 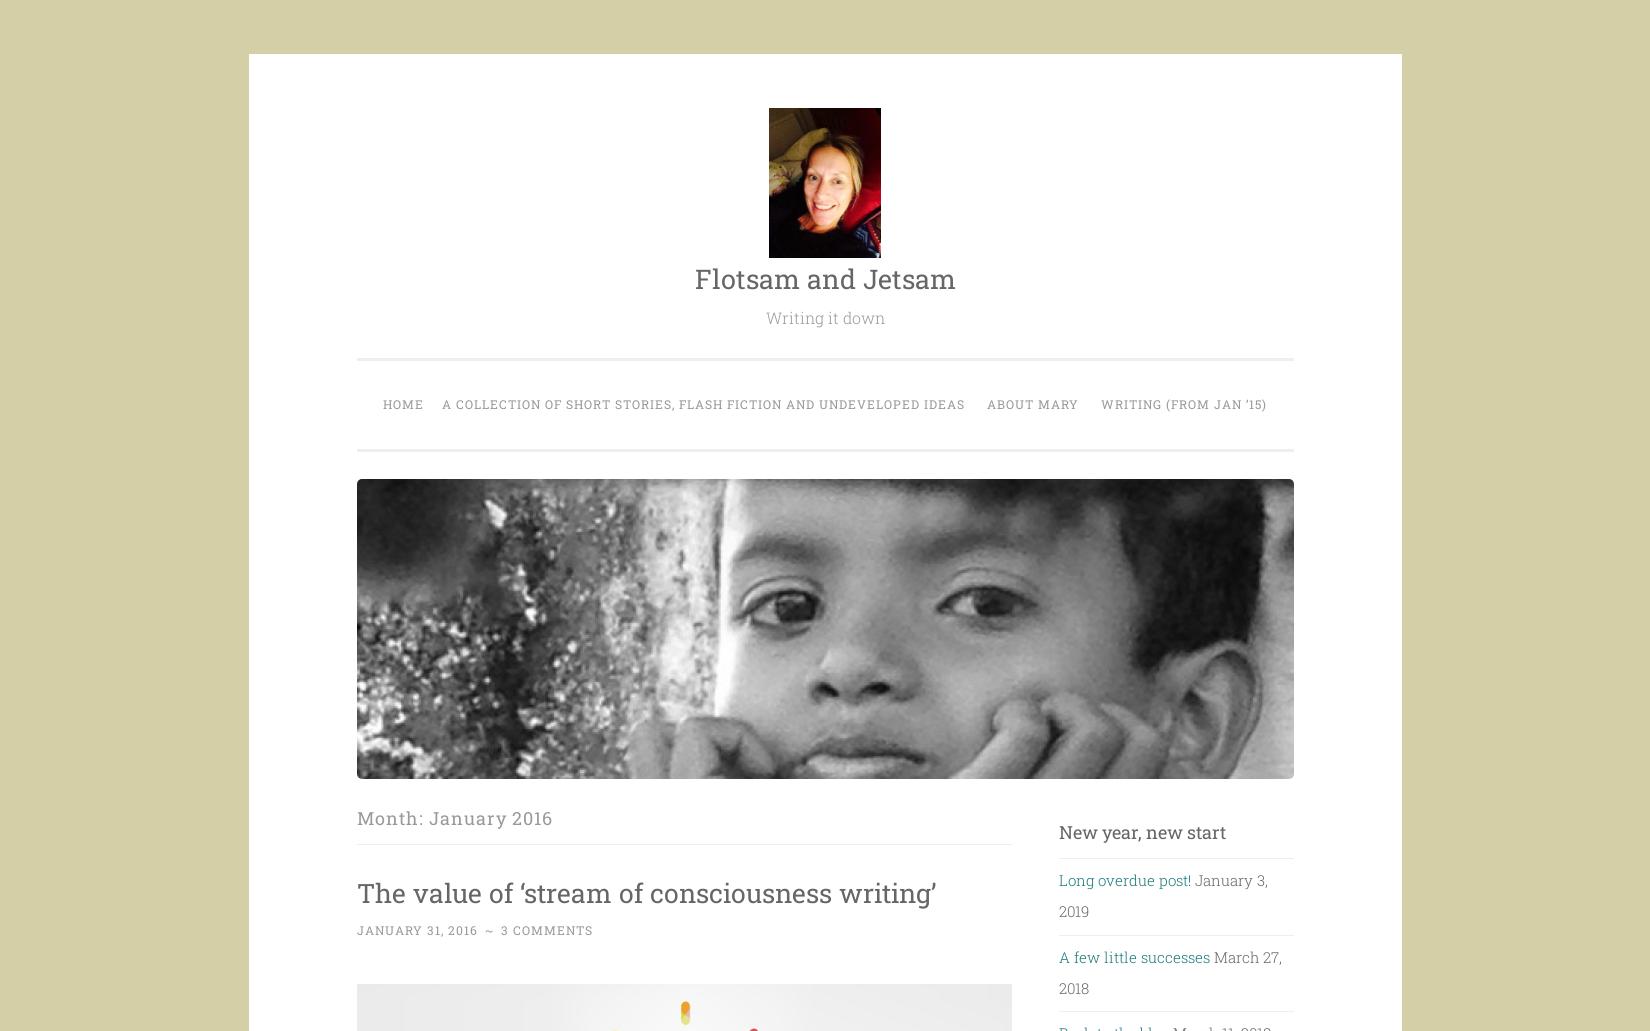 What do you see at coordinates (1058, 955) in the screenshot?
I see `'A few little successes'` at bounding box center [1058, 955].